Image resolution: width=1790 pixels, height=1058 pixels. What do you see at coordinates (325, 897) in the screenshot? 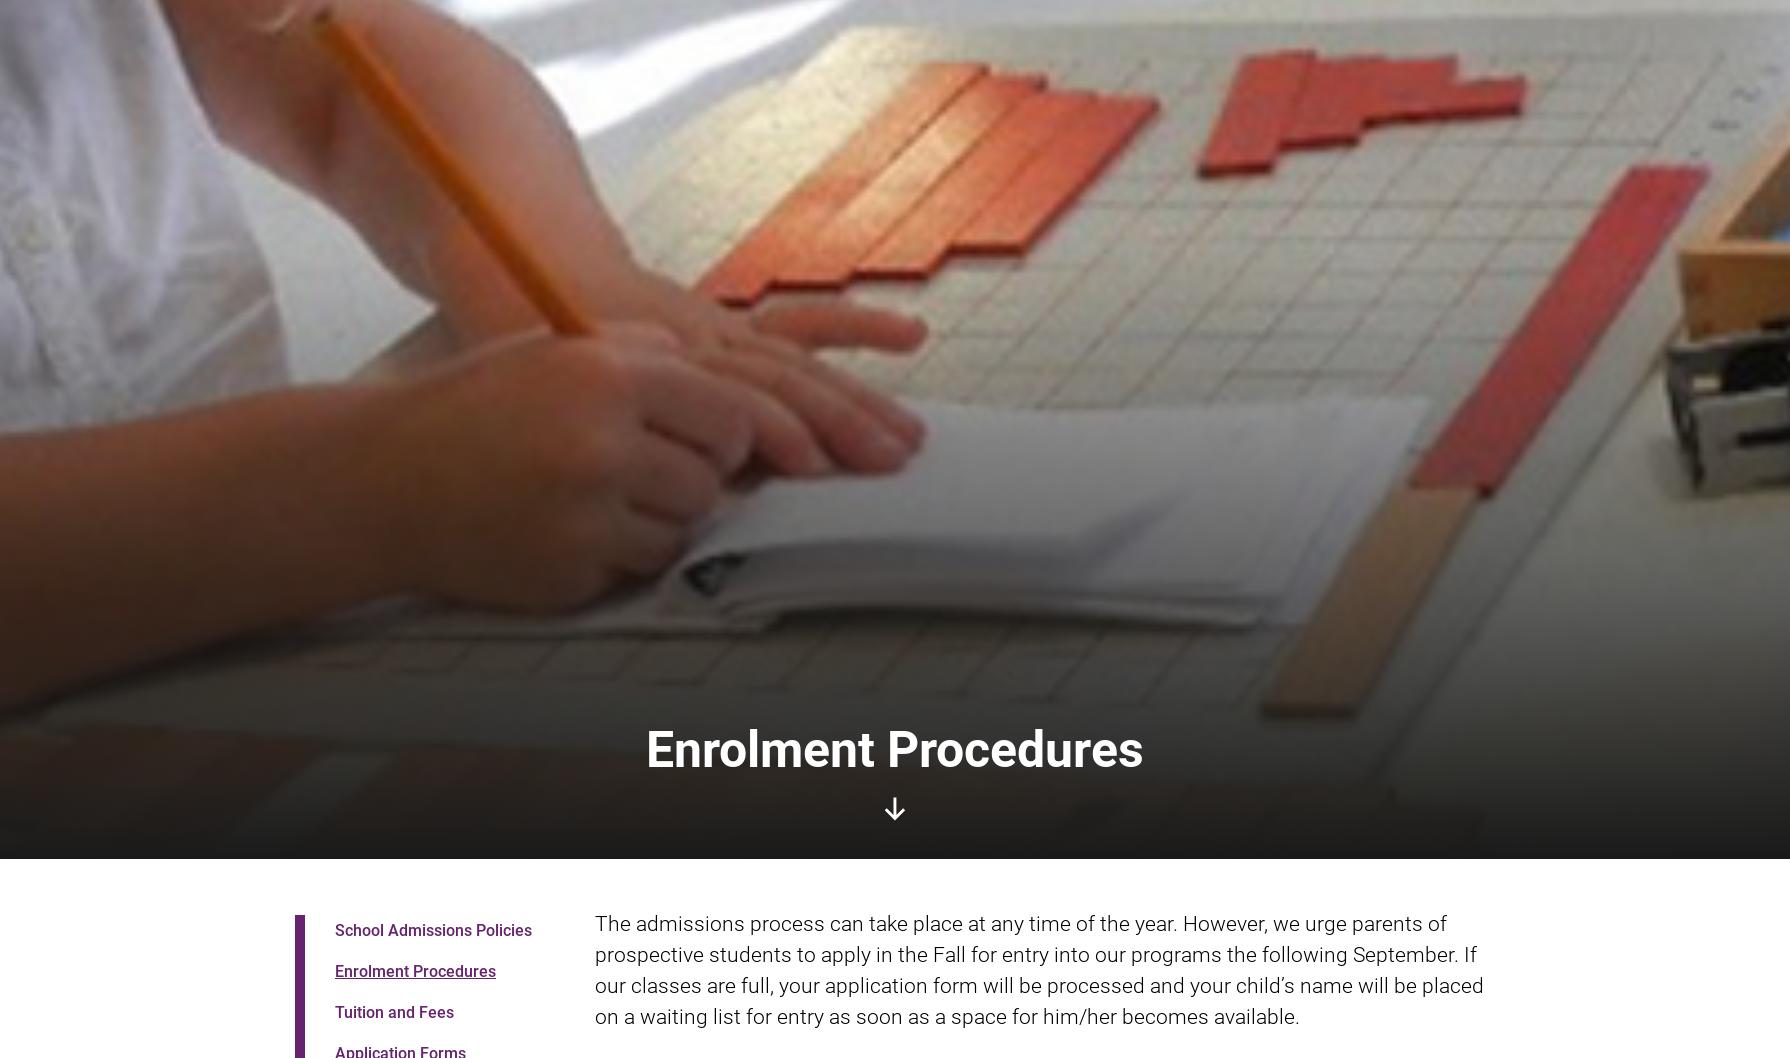
I see `'©
            
              
							2023'` at bounding box center [325, 897].